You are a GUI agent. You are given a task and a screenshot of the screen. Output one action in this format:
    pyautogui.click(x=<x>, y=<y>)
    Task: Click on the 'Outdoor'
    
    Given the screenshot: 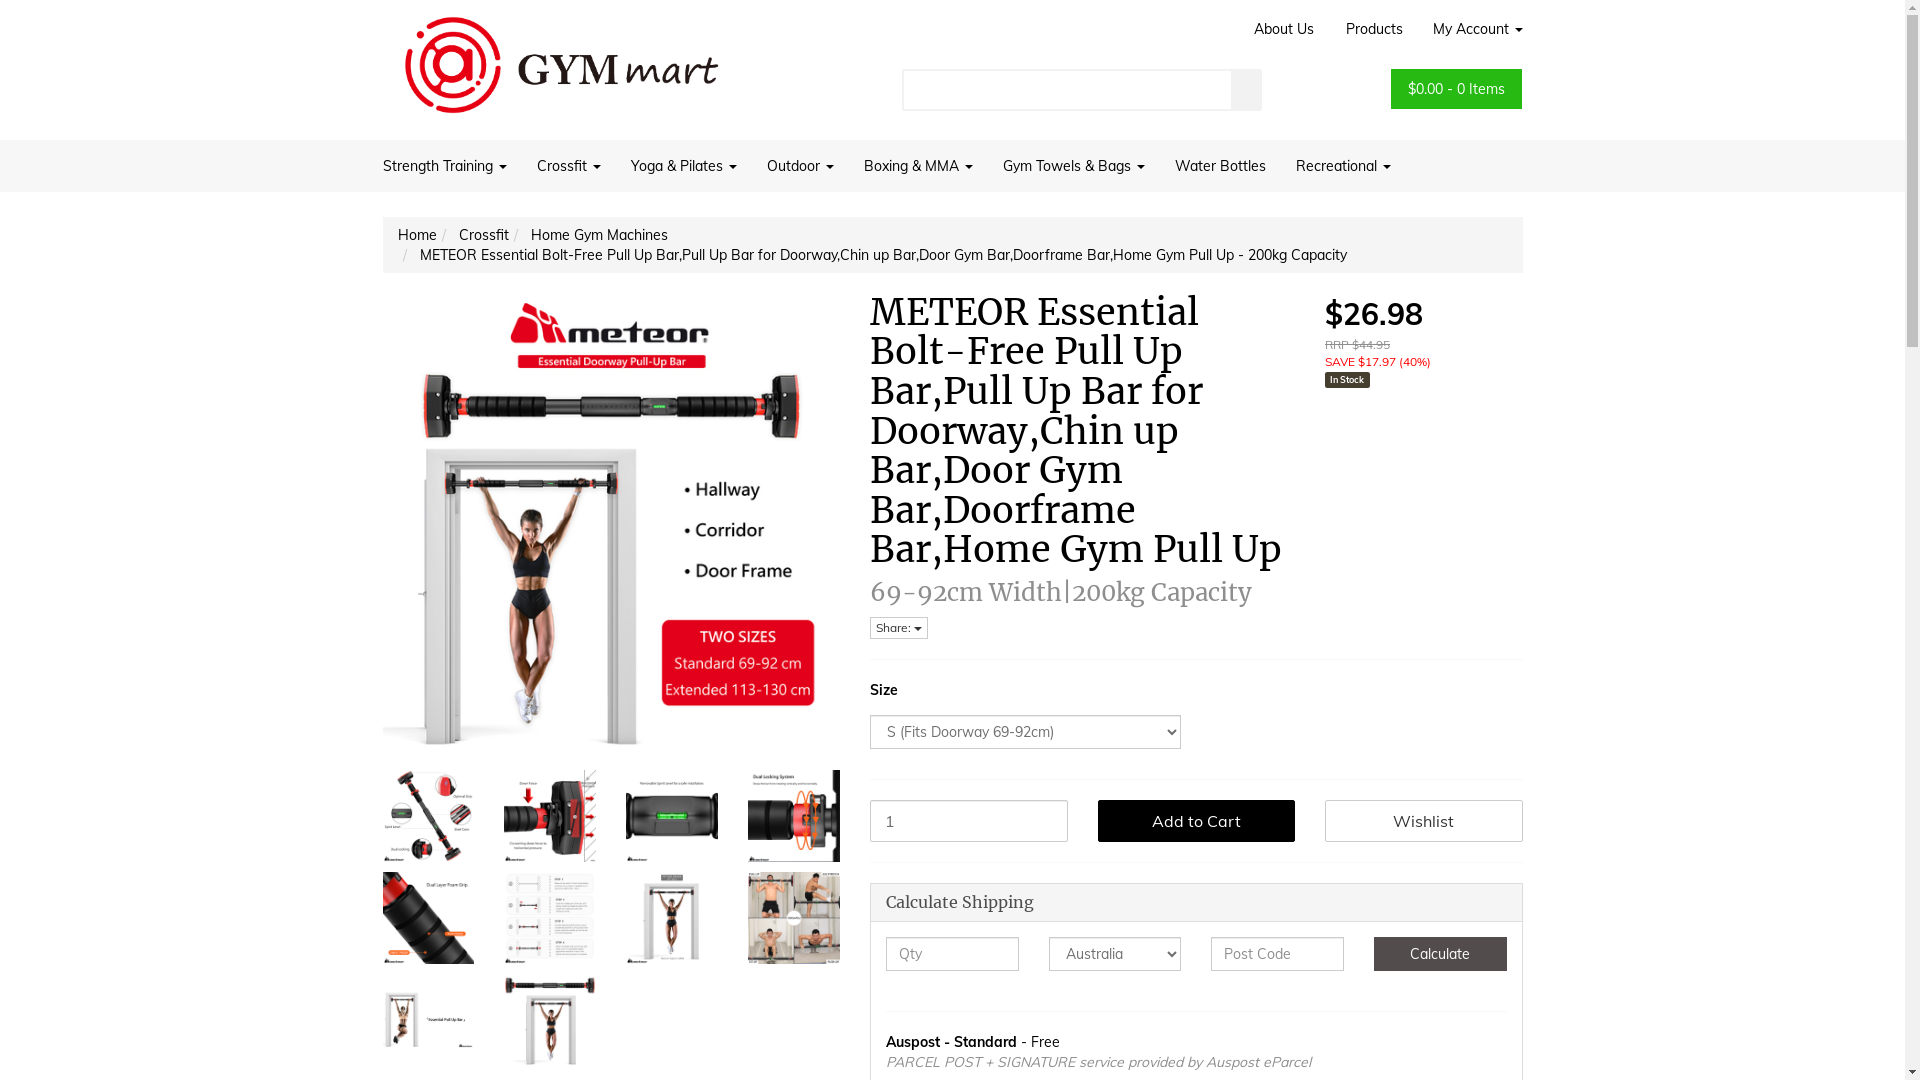 What is the action you would take?
    pyautogui.click(x=800, y=164)
    